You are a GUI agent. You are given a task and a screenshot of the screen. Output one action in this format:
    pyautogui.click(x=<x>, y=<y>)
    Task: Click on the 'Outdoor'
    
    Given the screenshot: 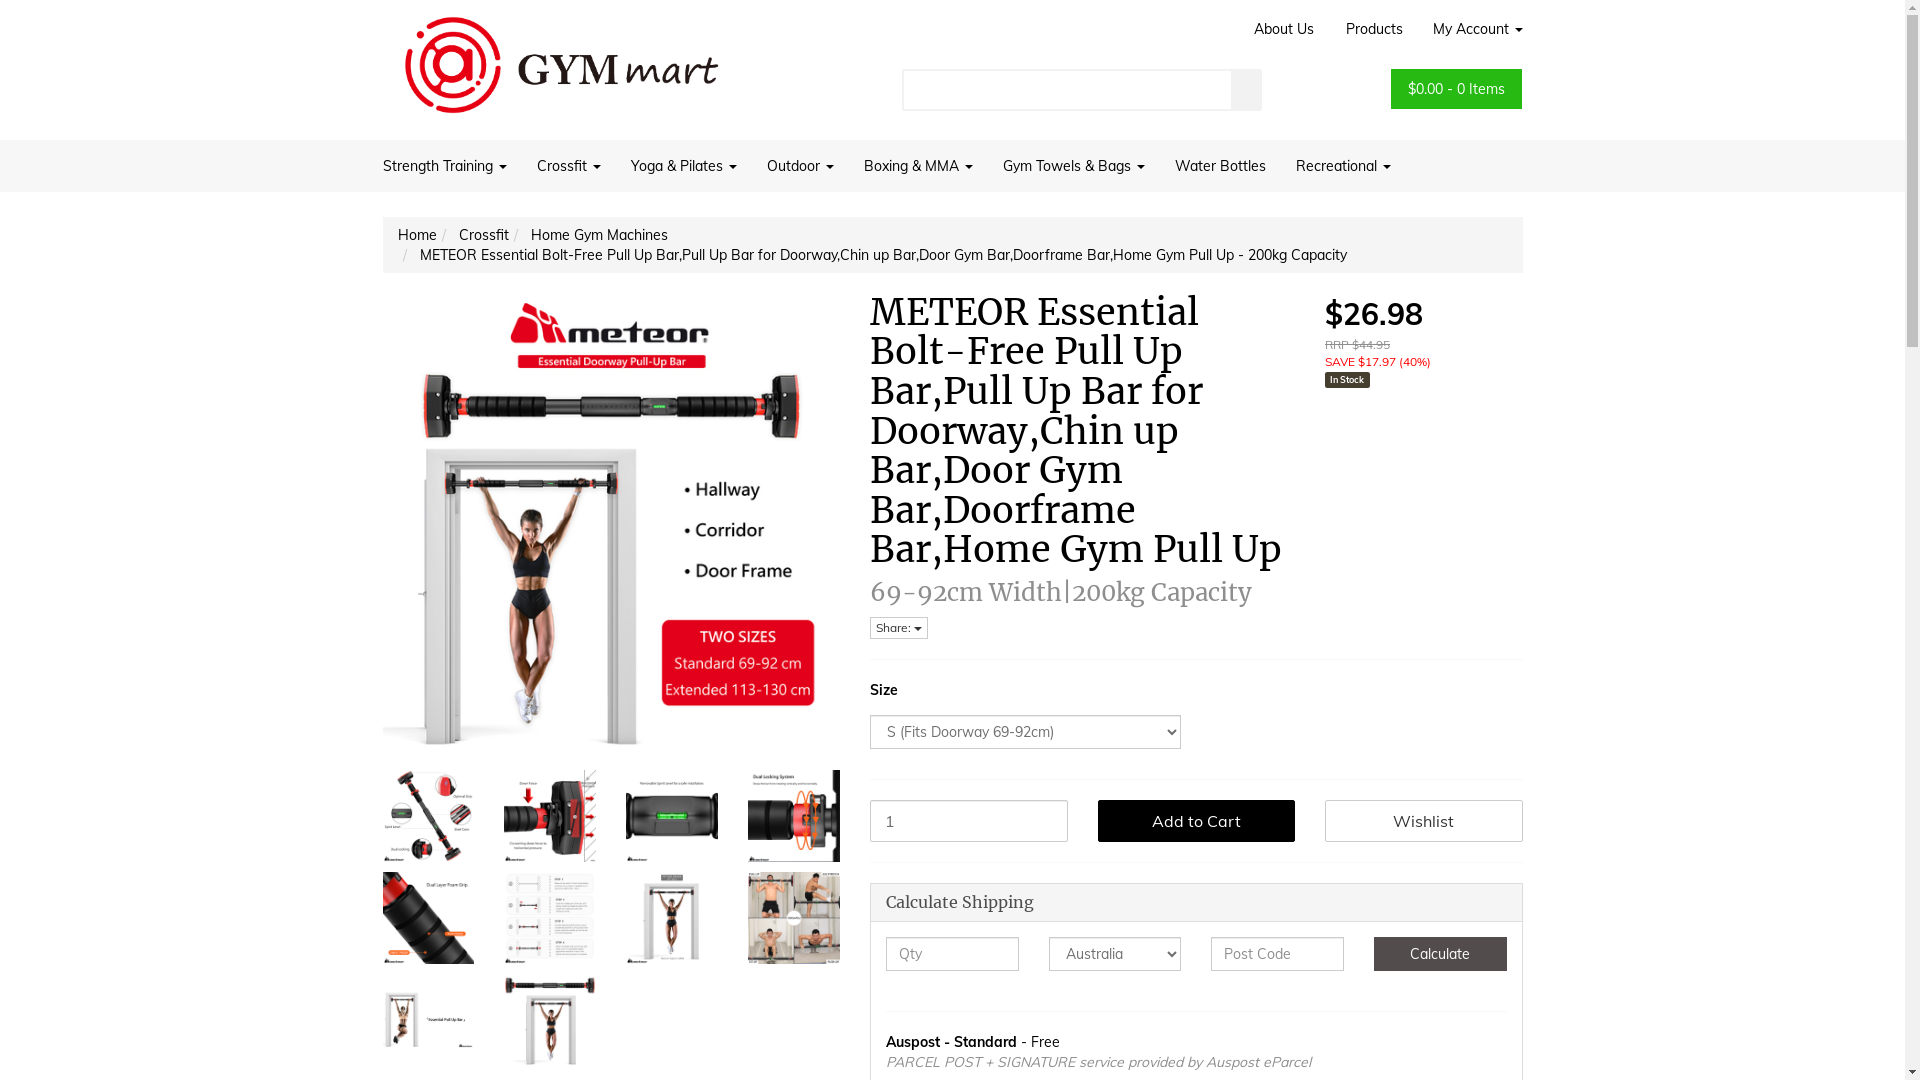 What is the action you would take?
    pyautogui.click(x=800, y=164)
    